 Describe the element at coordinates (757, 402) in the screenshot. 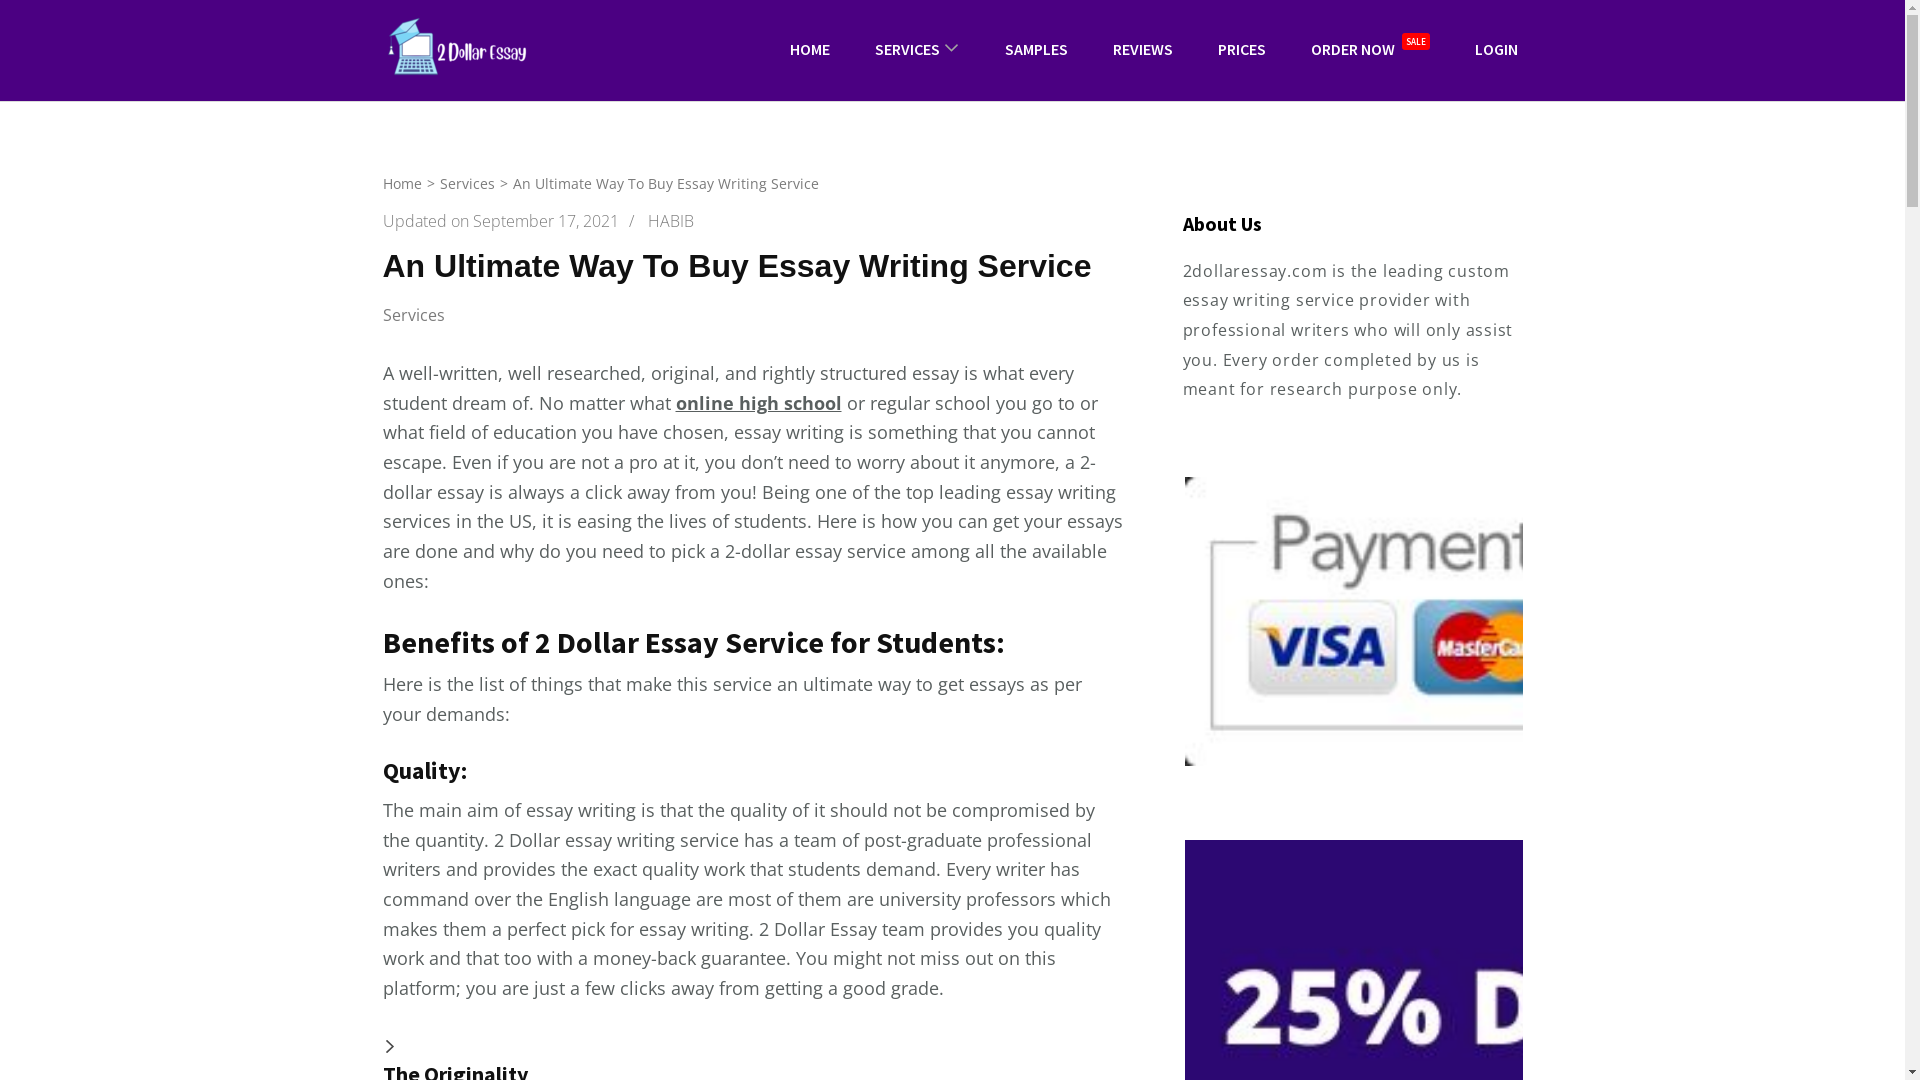

I see `'online high school'` at that location.